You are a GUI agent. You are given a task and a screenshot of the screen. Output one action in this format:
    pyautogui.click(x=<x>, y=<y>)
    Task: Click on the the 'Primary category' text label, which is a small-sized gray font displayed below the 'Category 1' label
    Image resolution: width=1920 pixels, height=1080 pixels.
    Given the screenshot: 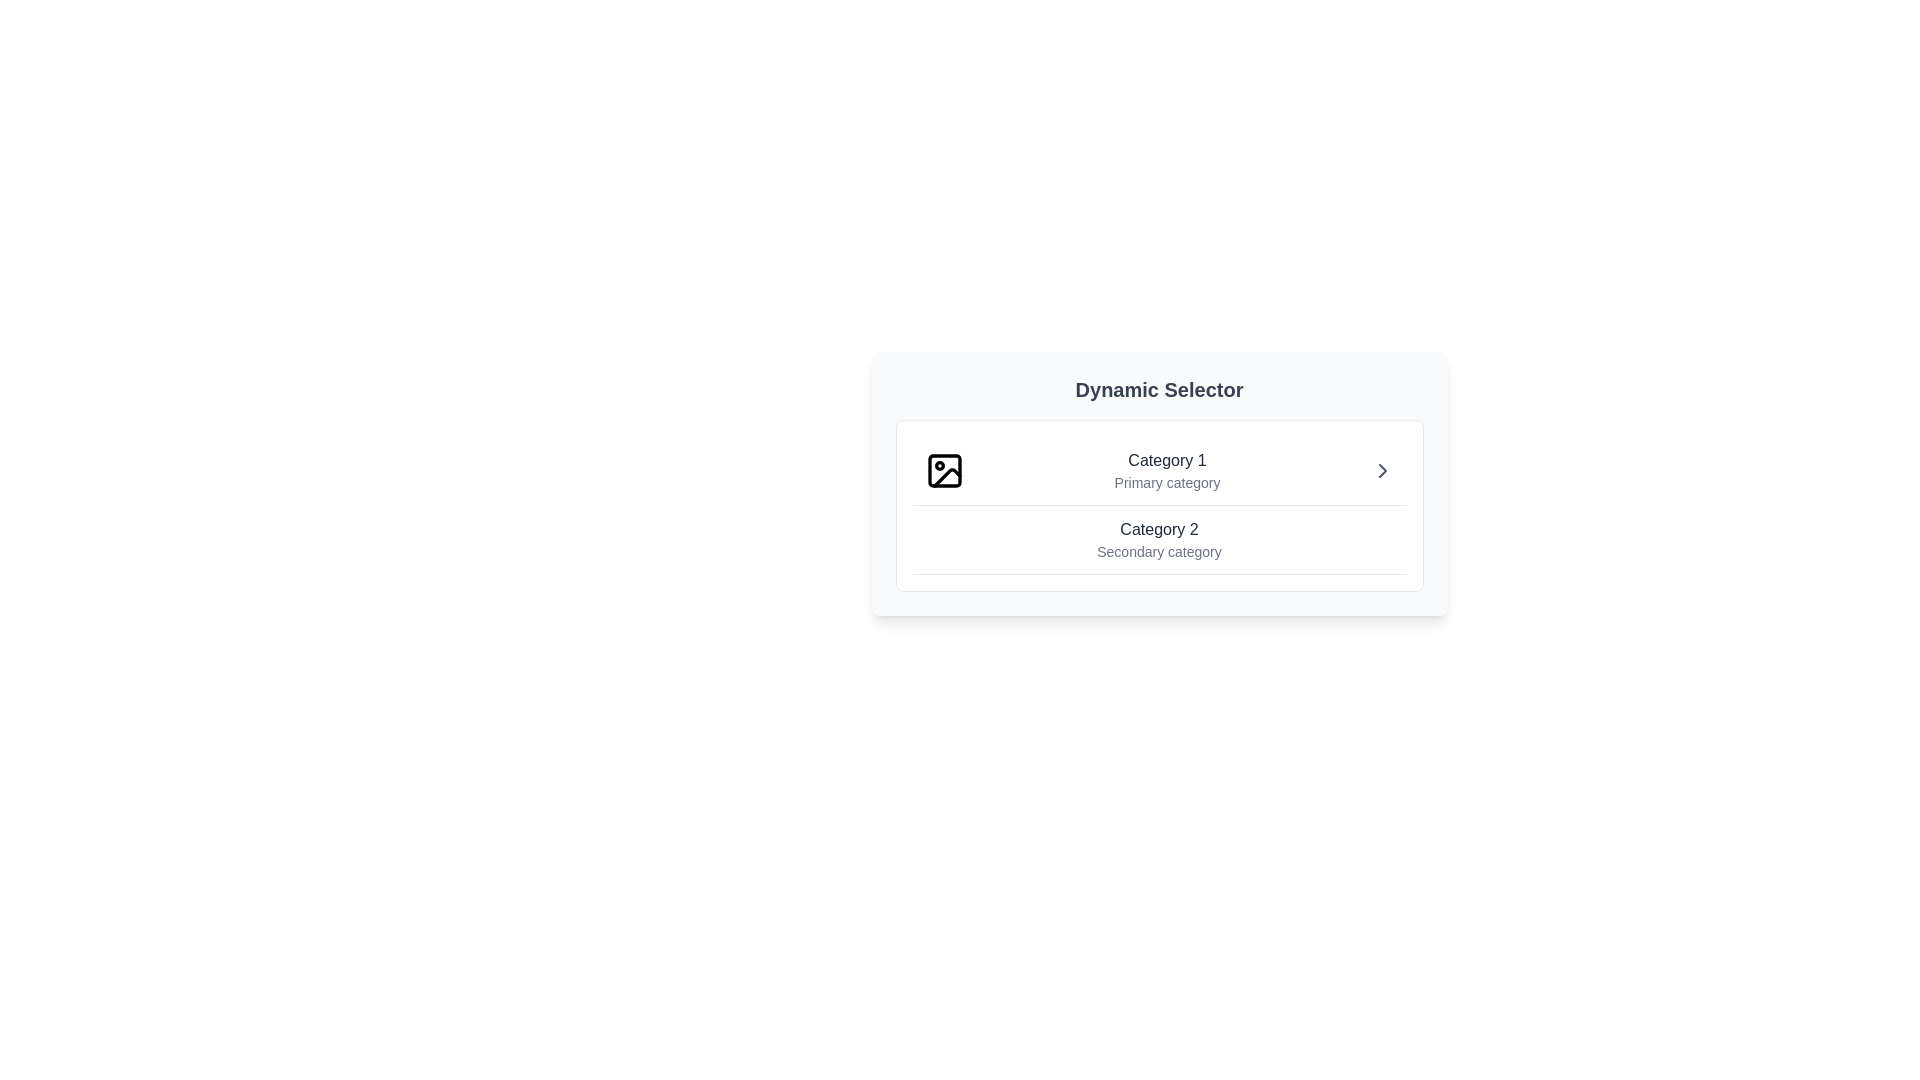 What is the action you would take?
    pyautogui.click(x=1167, y=482)
    